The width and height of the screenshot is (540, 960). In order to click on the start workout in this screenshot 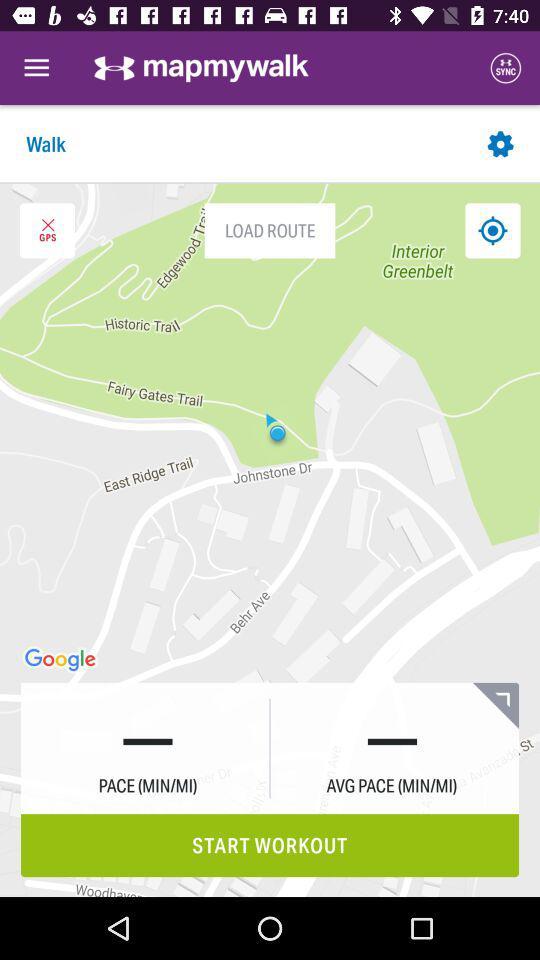, I will do `click(270, 844)`.